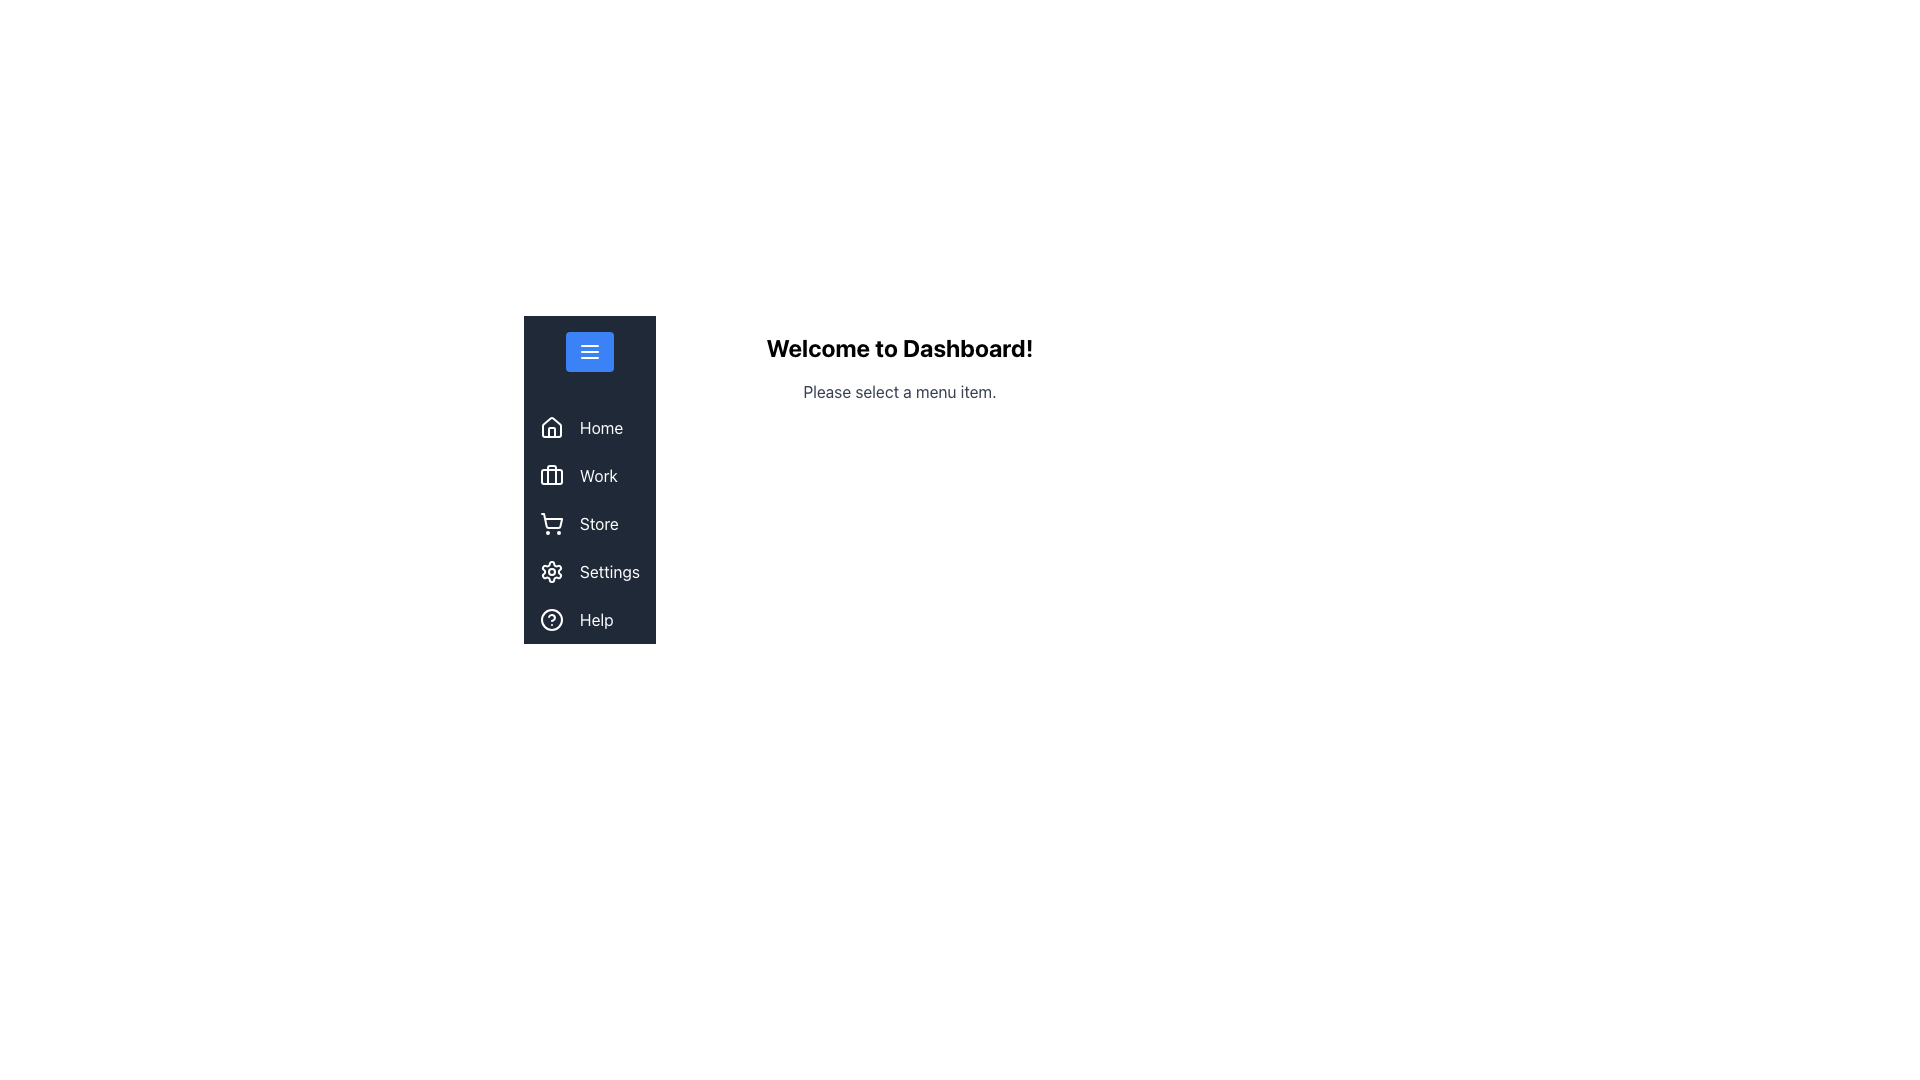  Describe the element at coordinates (552, 475) in the screenshot. I see `the second icon labeled 'Work' in the vertical navigation menu on the left-hand side of the interface` at that location.